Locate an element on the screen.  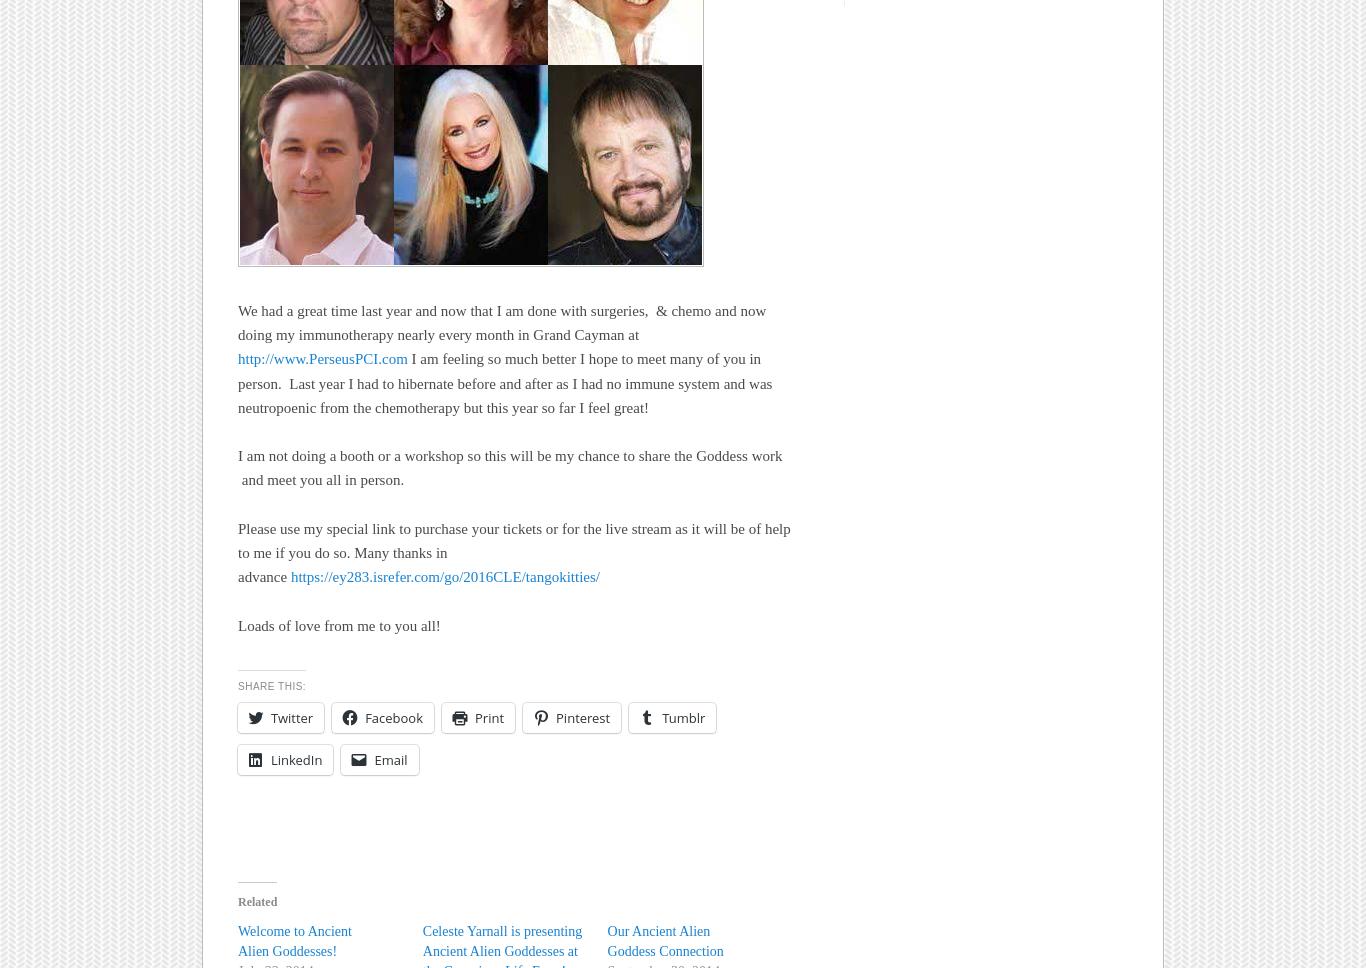
'LinkedIn' is located at coordinates (271, 759).